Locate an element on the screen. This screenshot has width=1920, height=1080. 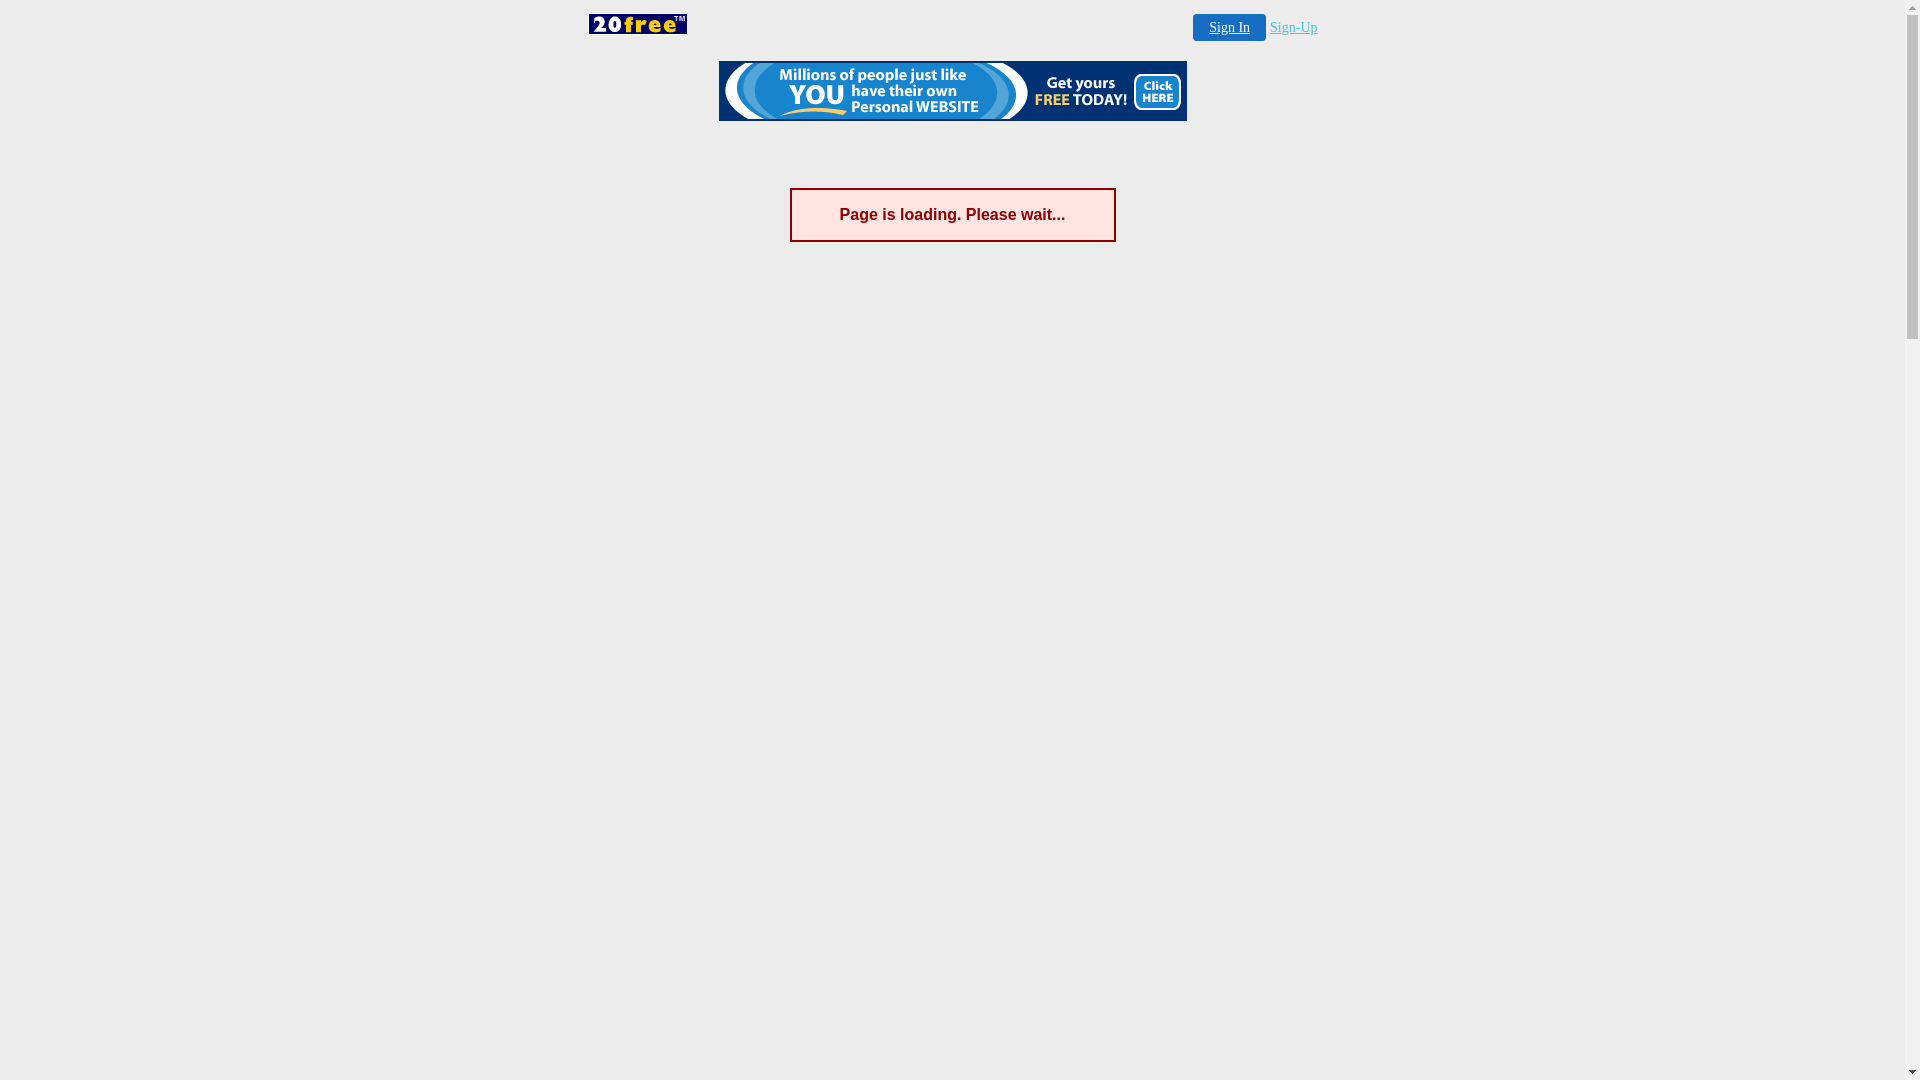
'Sign In' is located at coordinates (1228, 27).